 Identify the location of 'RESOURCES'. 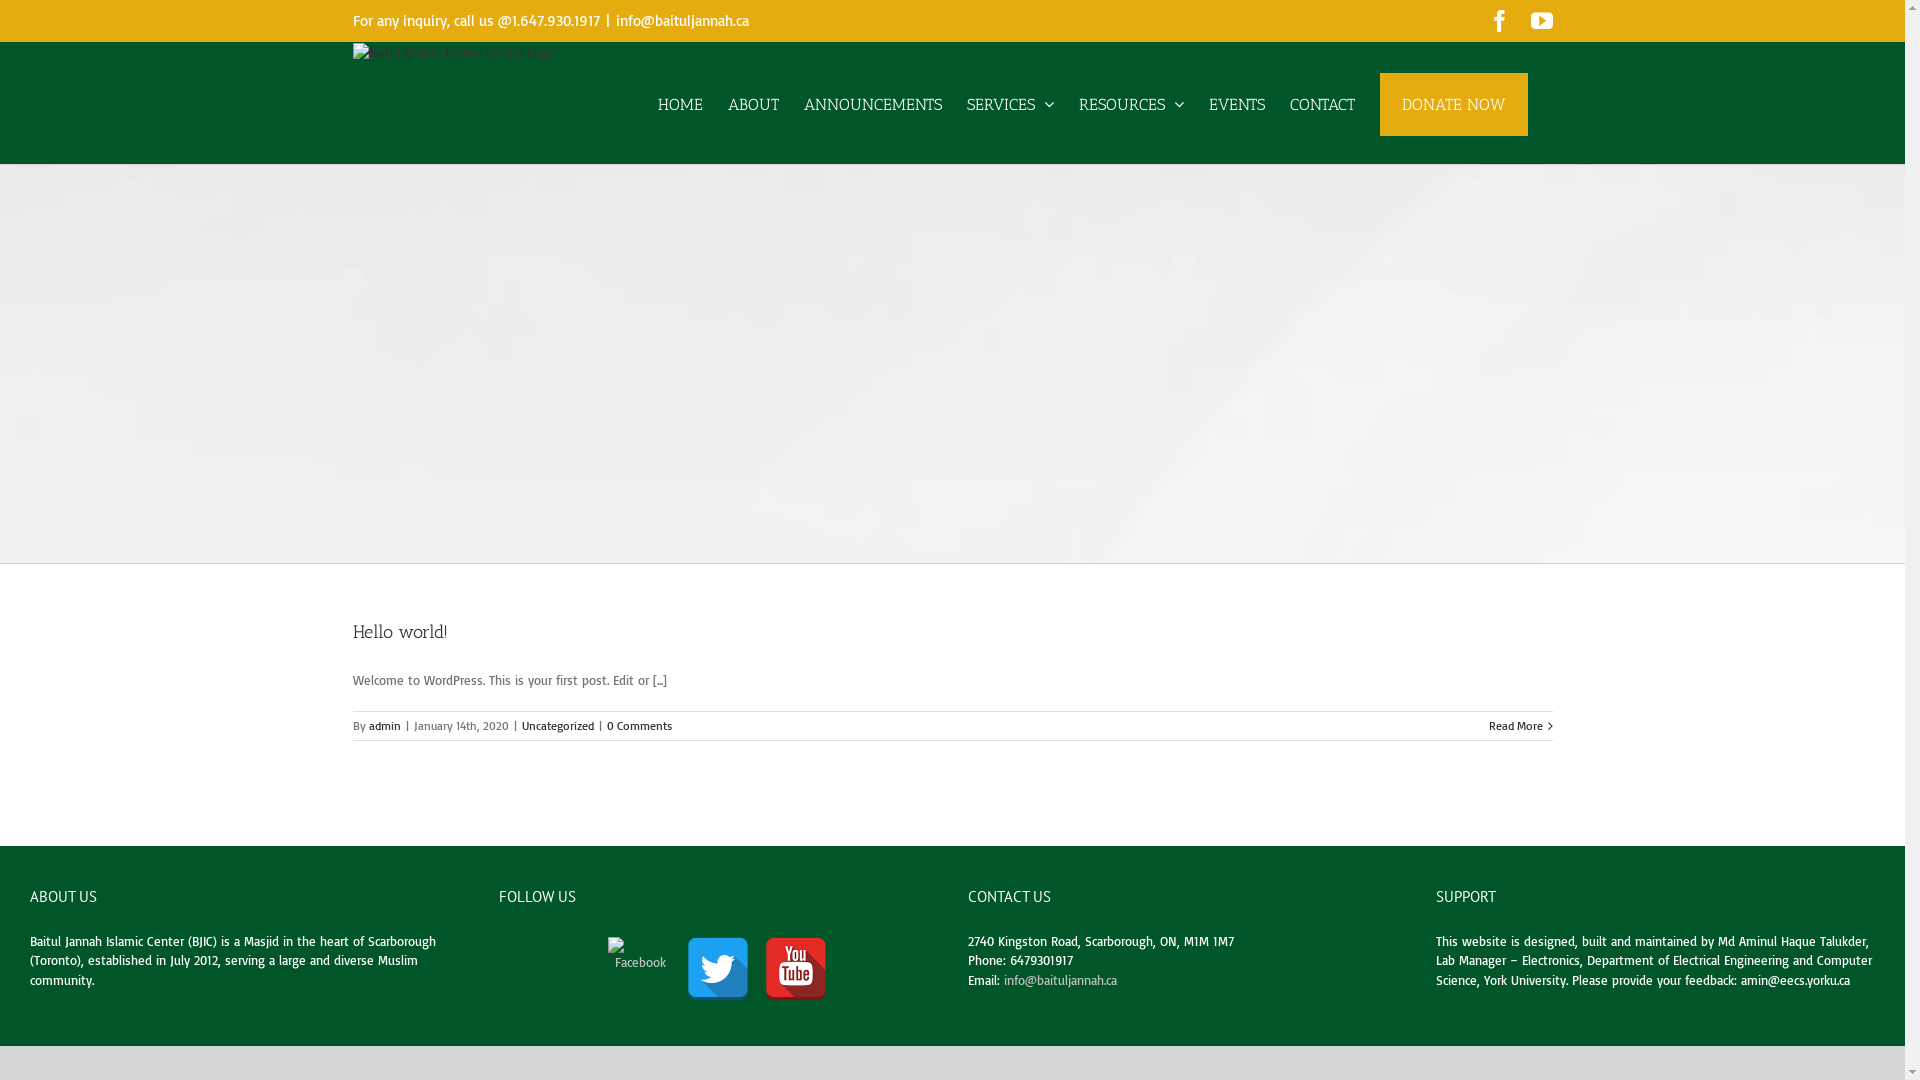
(1130, 103).